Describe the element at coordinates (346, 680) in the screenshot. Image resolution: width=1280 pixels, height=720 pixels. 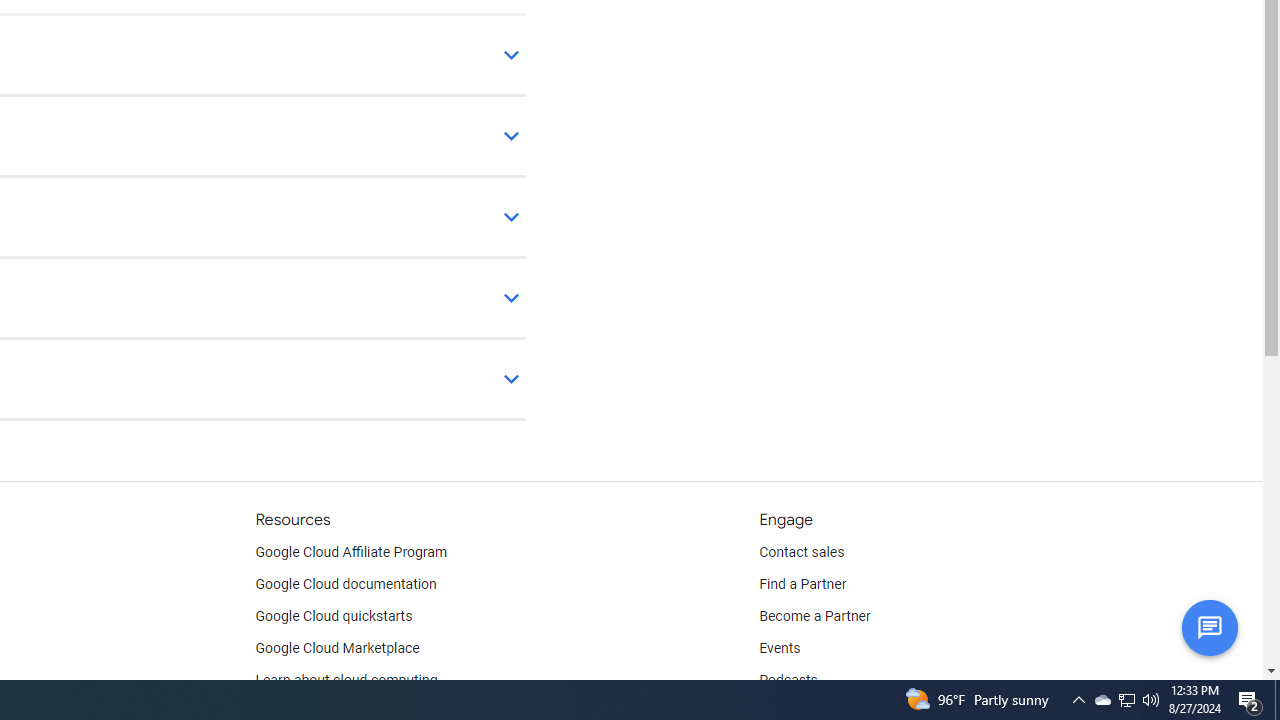
I see `'Learn about cloud computing'` at that location.